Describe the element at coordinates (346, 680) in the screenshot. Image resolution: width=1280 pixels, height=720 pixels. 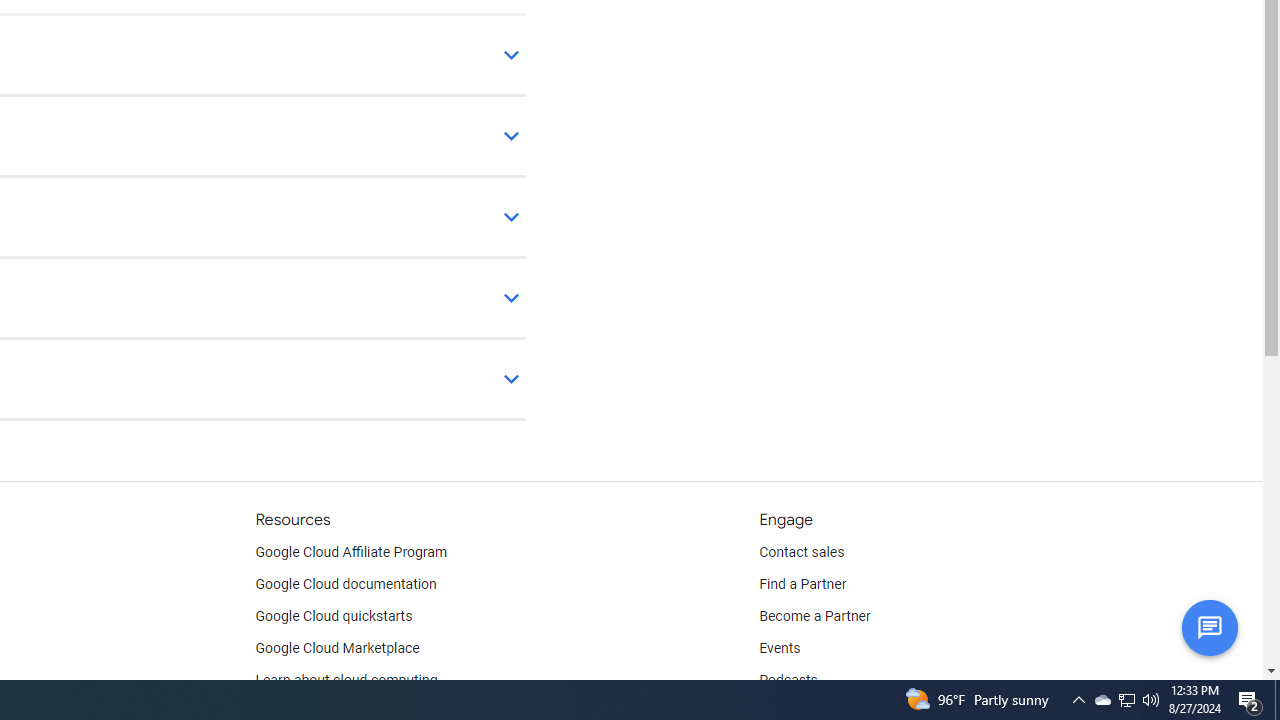
I see `'Learn about cloud computing'` at that location.